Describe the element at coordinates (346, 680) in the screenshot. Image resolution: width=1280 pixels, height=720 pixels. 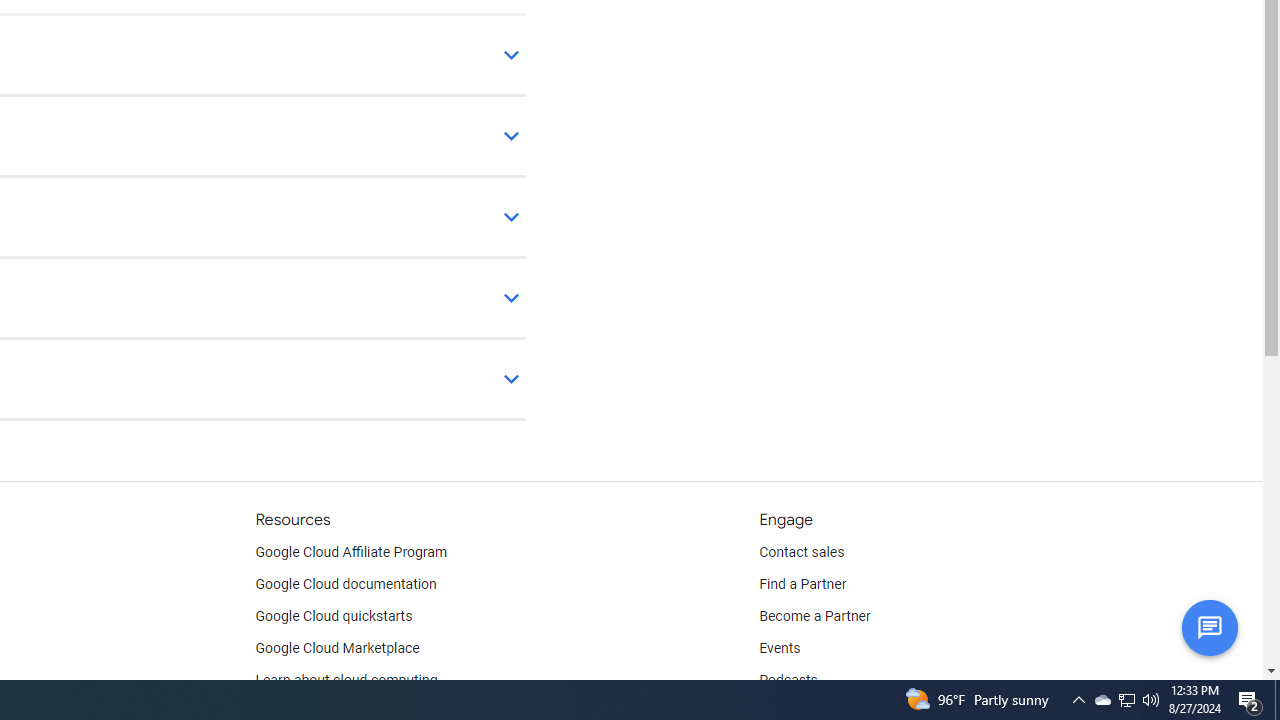
I see `'Learn about cloud computing'` at that location.